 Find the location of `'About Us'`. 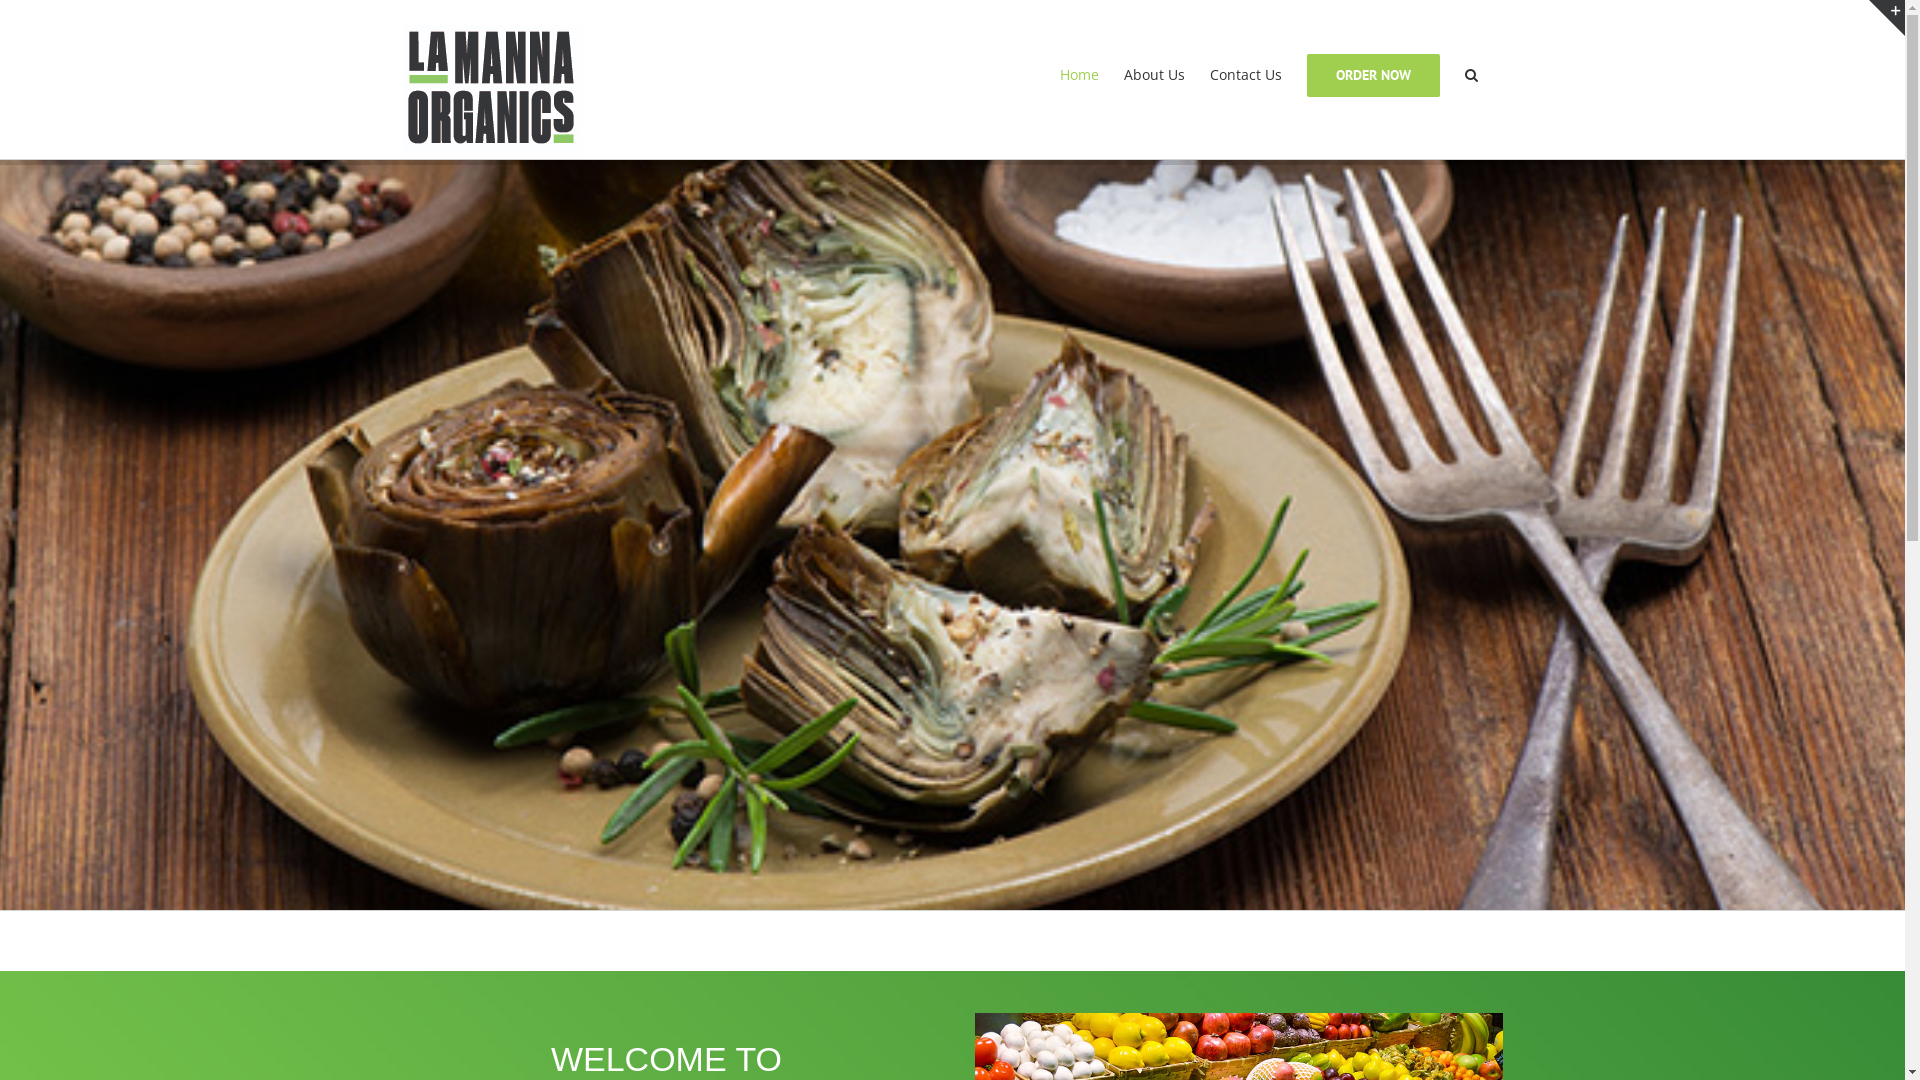

'About Us' is located at coordinates (1154, 73).